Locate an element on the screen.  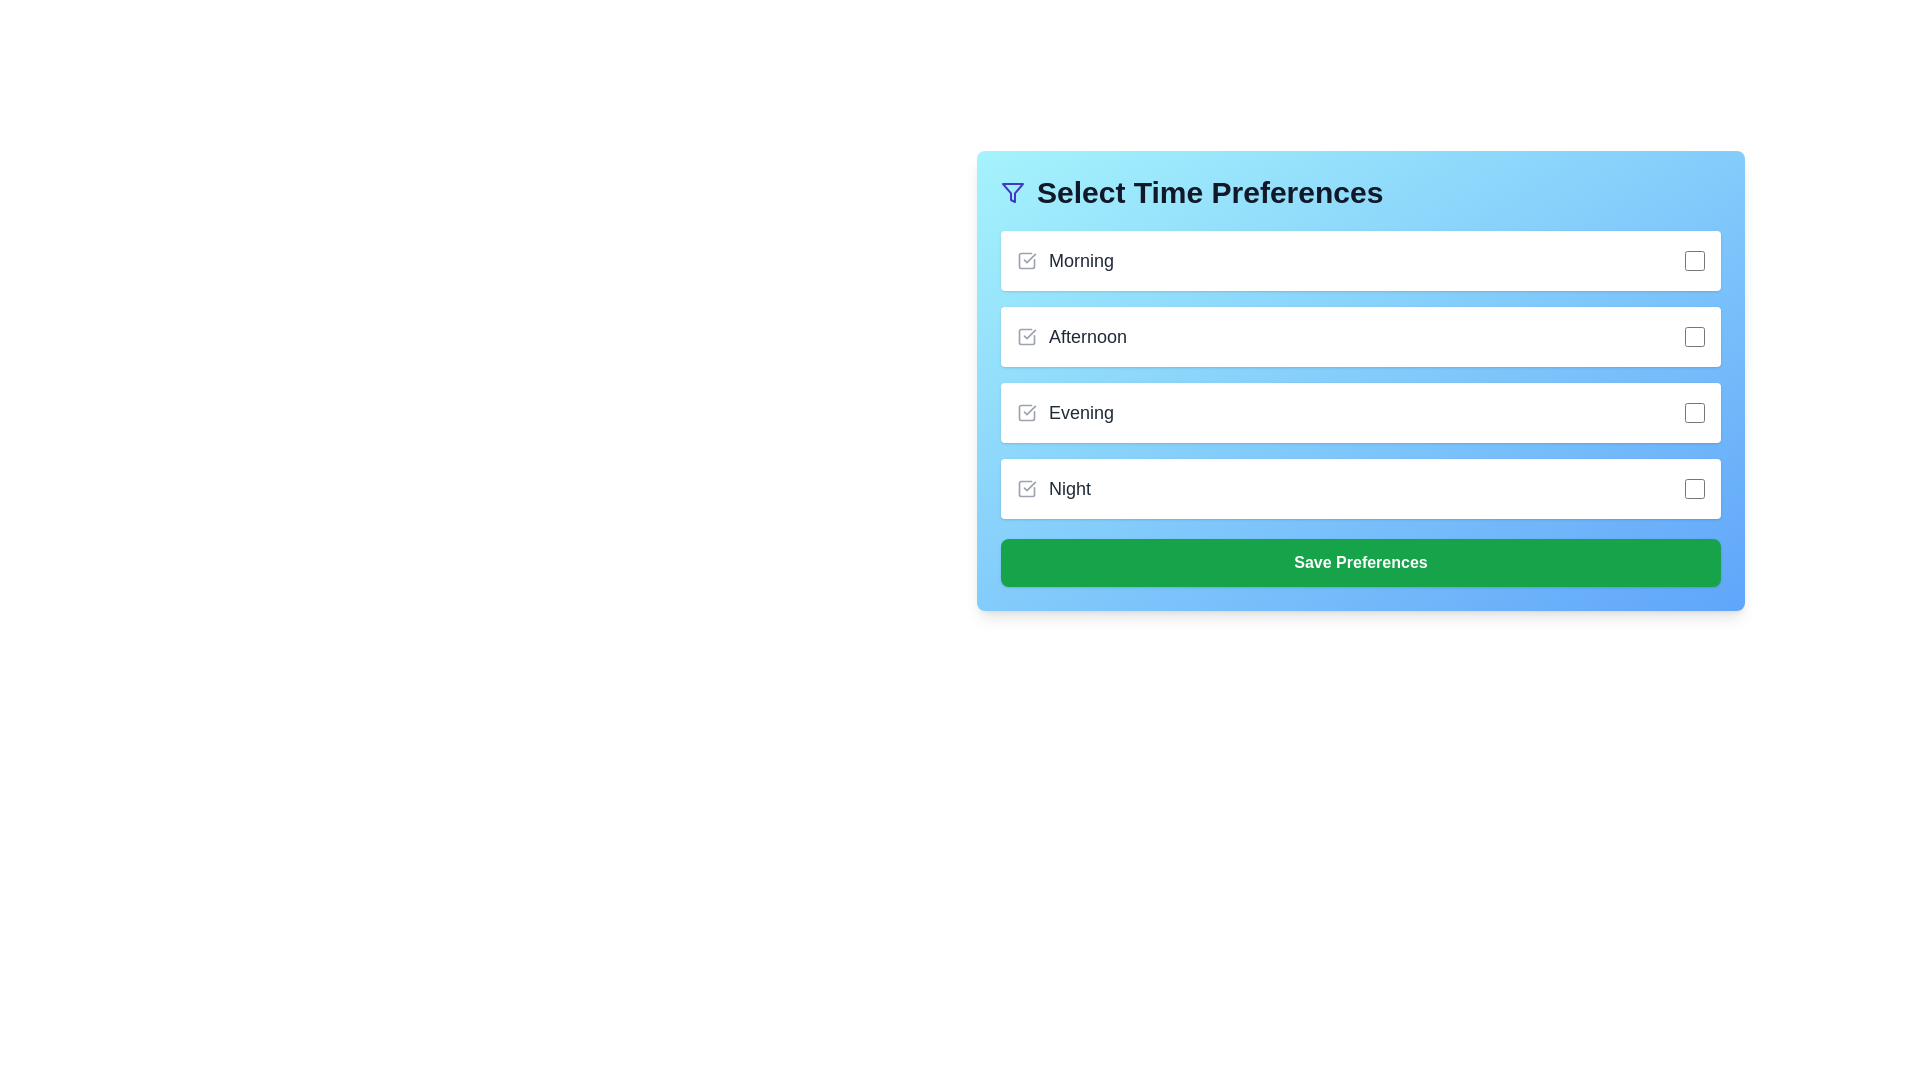
the checkbox for the 'Evening' option in the selectable list is located at coordinates (1360, 411).